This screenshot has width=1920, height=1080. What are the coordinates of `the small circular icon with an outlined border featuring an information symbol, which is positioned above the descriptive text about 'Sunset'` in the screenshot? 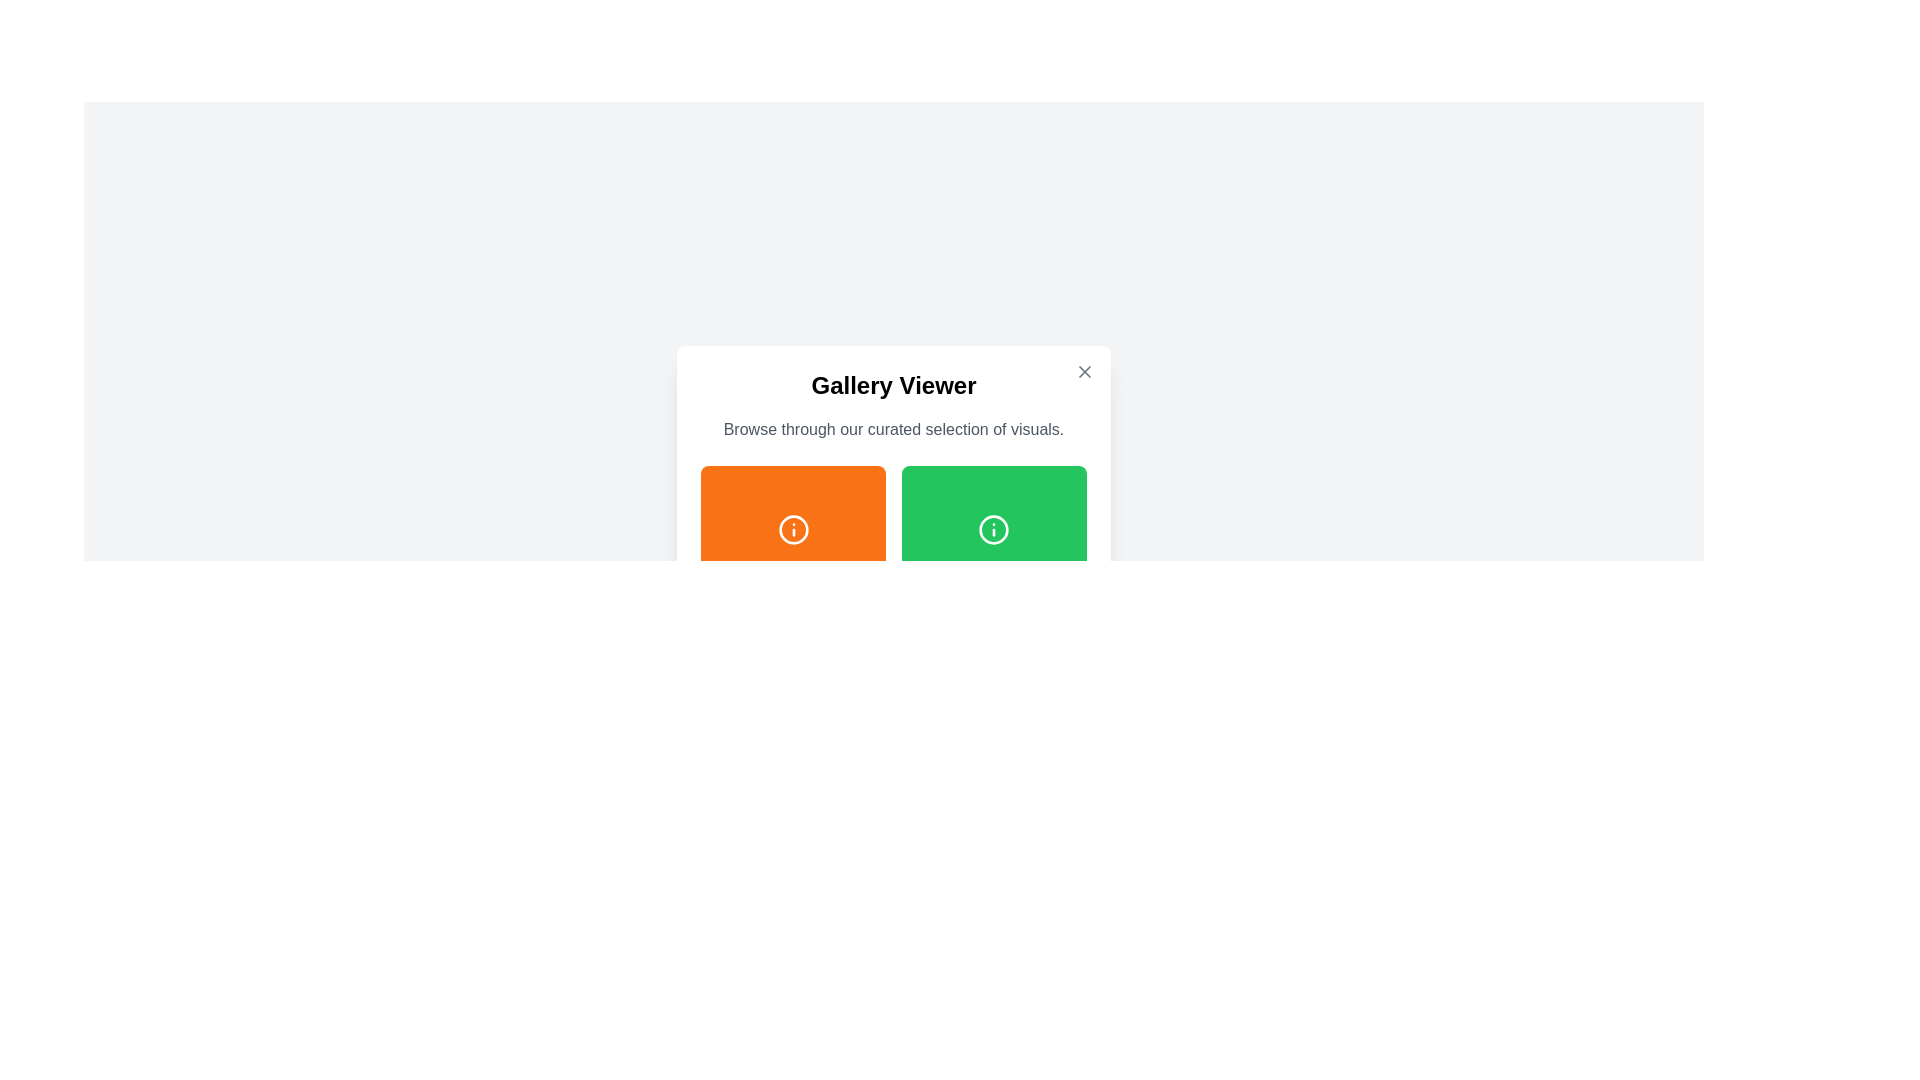 It's located at (792, 528).